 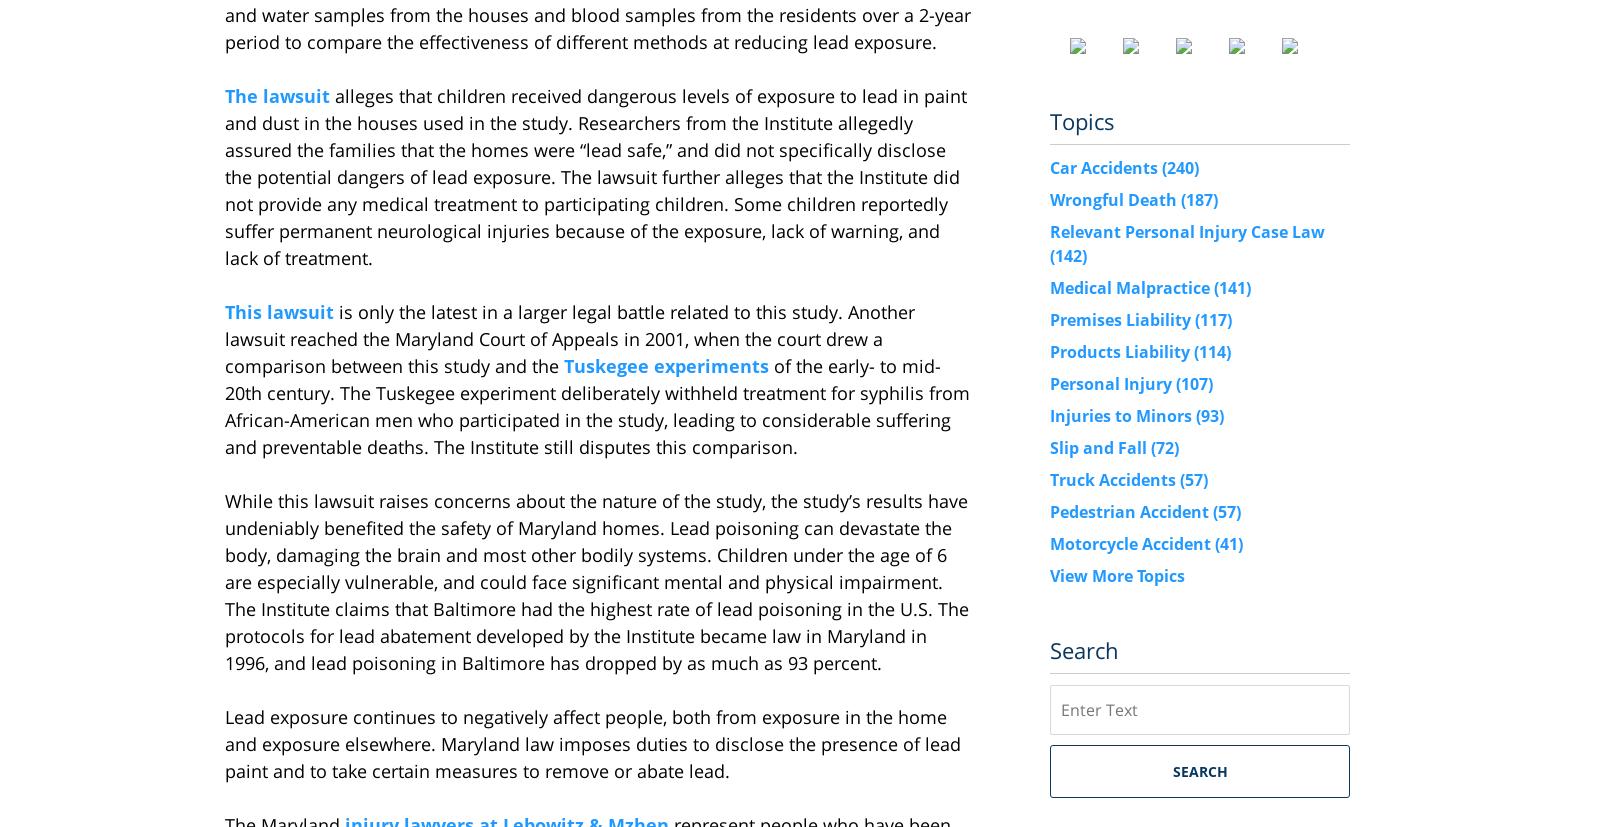 What do you see at coordinates (1132, 542) in the screenshot?
I see `'Motorcycle Accident'` at bounding box center [1132, 542].